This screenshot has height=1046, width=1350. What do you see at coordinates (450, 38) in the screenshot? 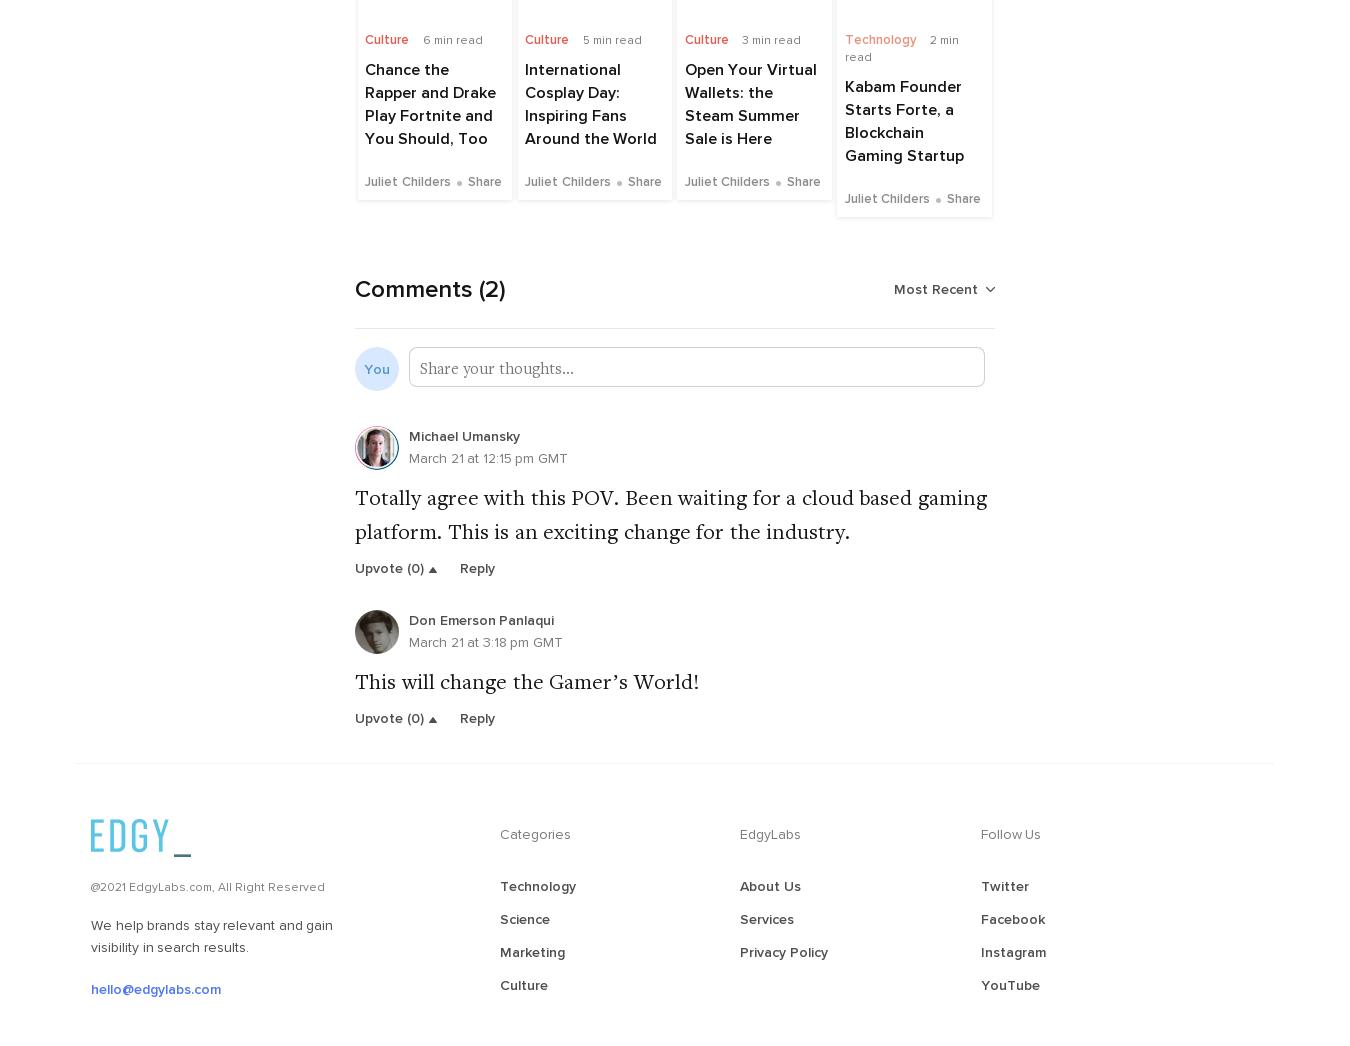
I see `'6 min read'` at bounding box center [450, 38].